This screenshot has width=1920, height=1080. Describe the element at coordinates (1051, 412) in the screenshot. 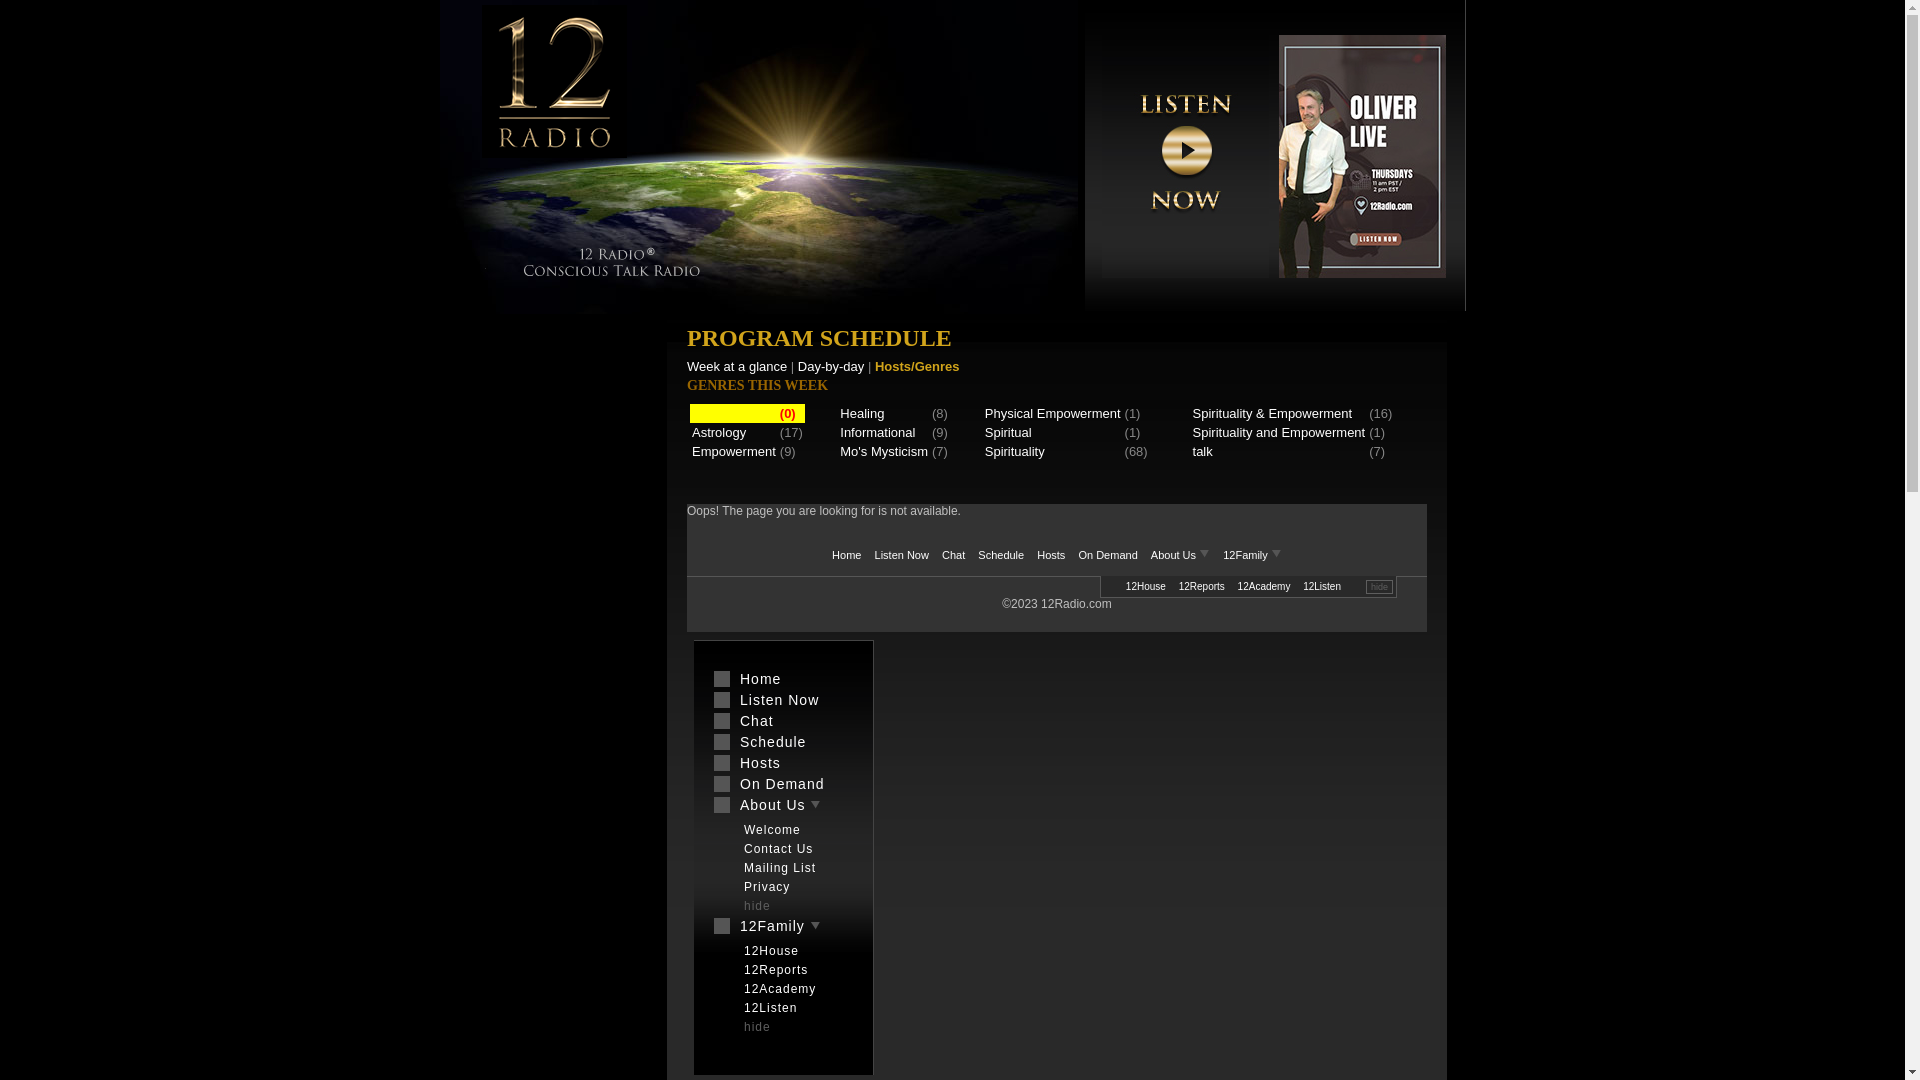

I see `'Physical Empowerment'` at that location.